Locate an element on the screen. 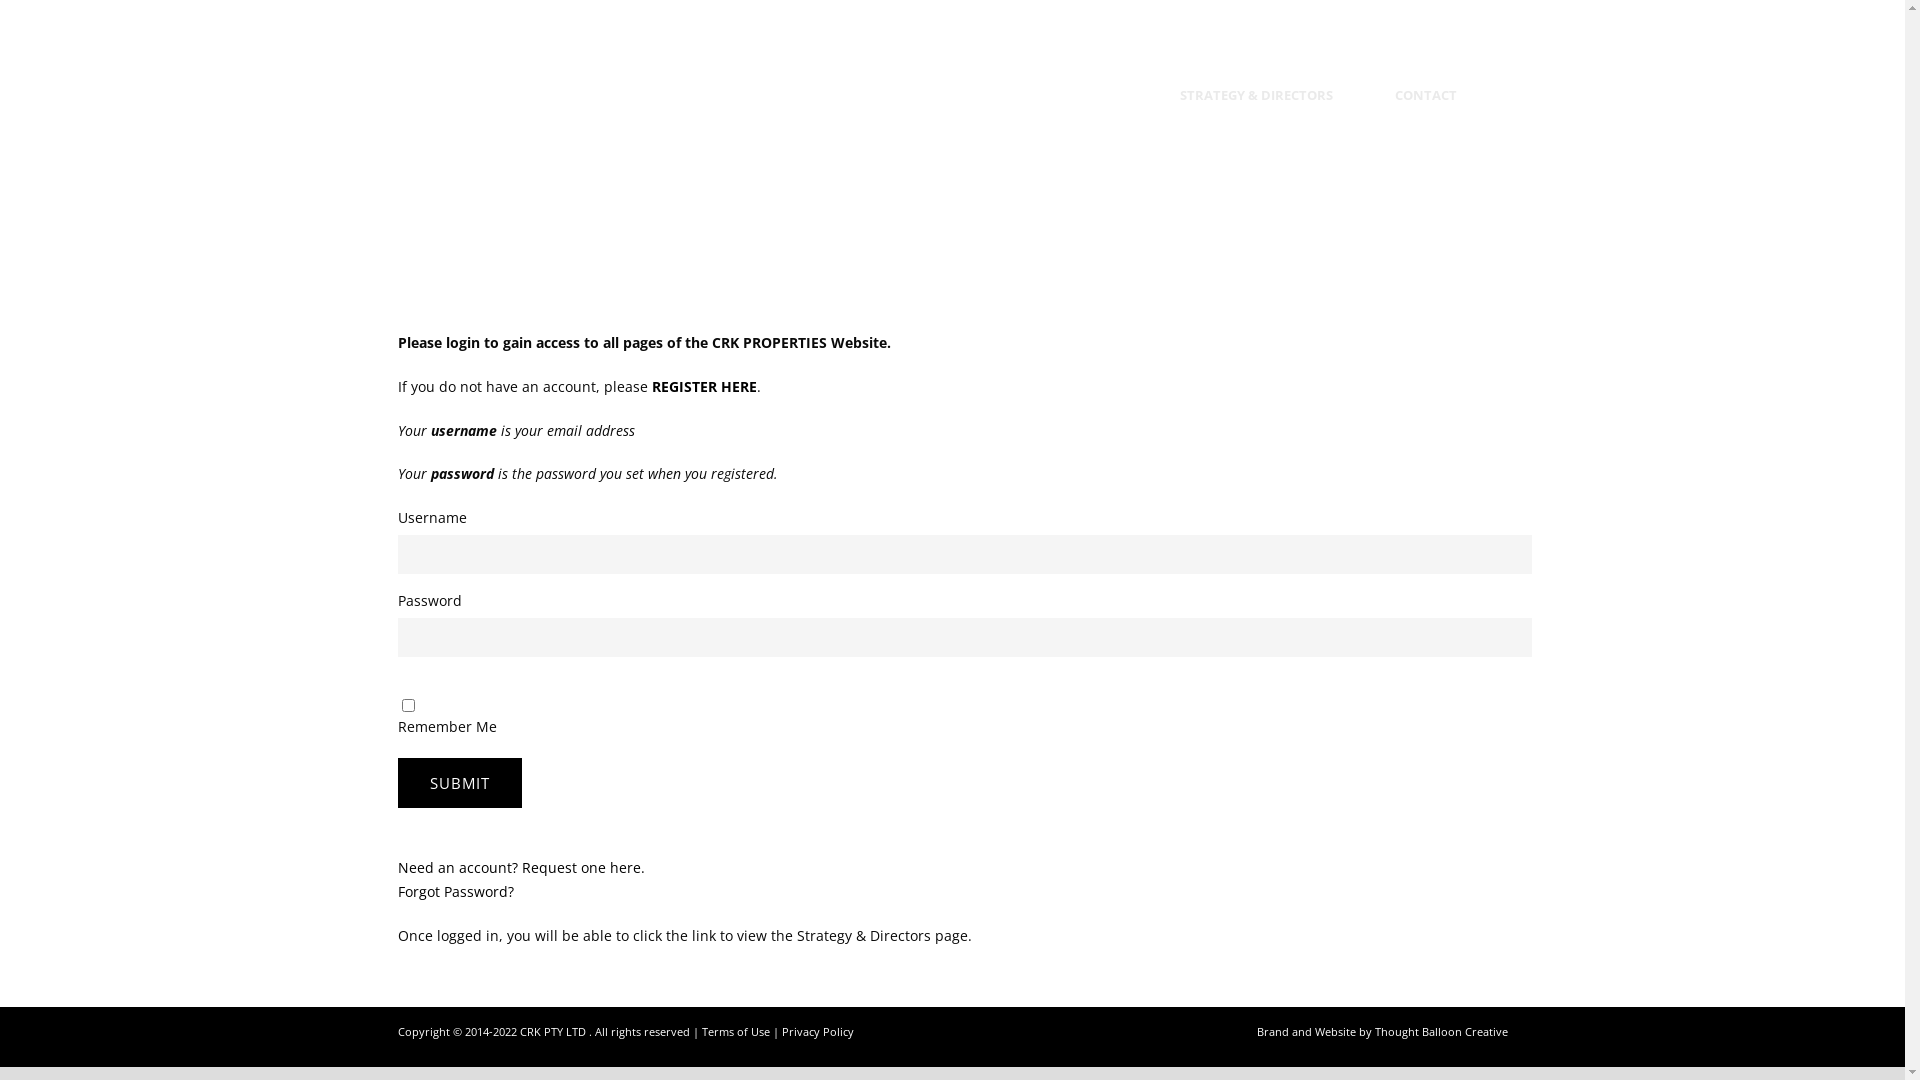  'Privacy Policy' is located at coordinates (817, 1031).